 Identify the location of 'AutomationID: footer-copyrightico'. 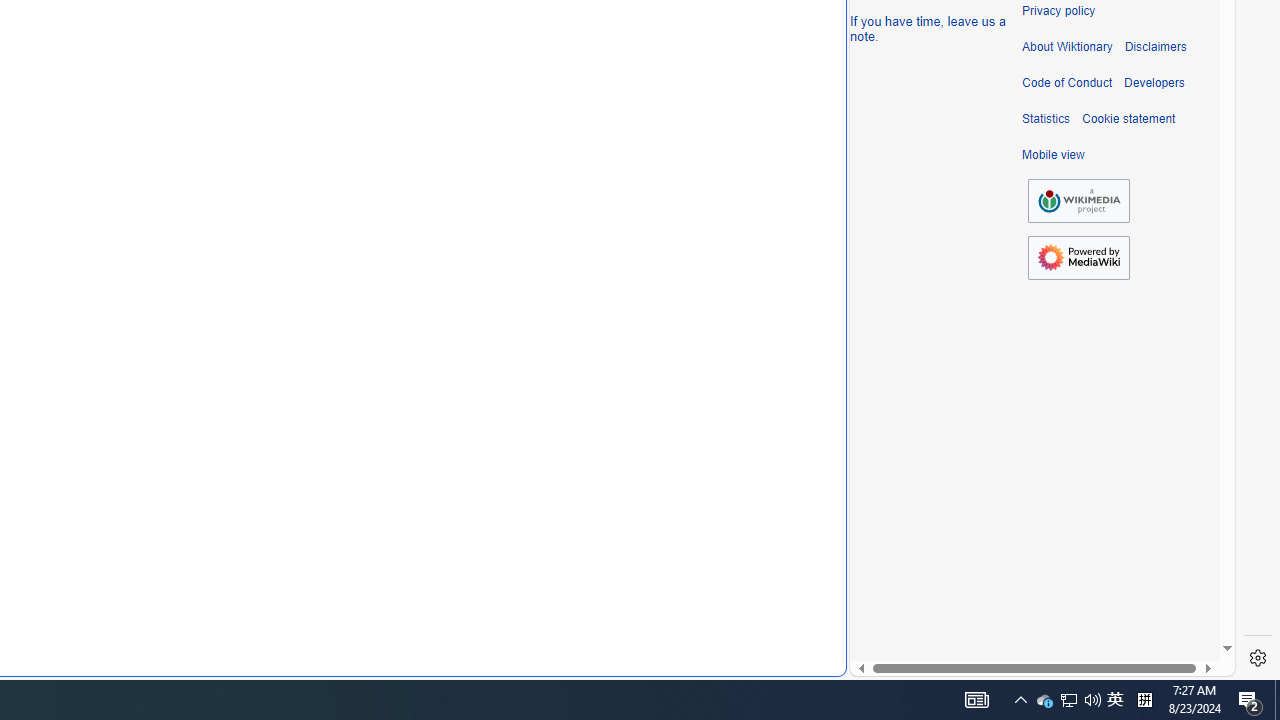
(1078, 201).